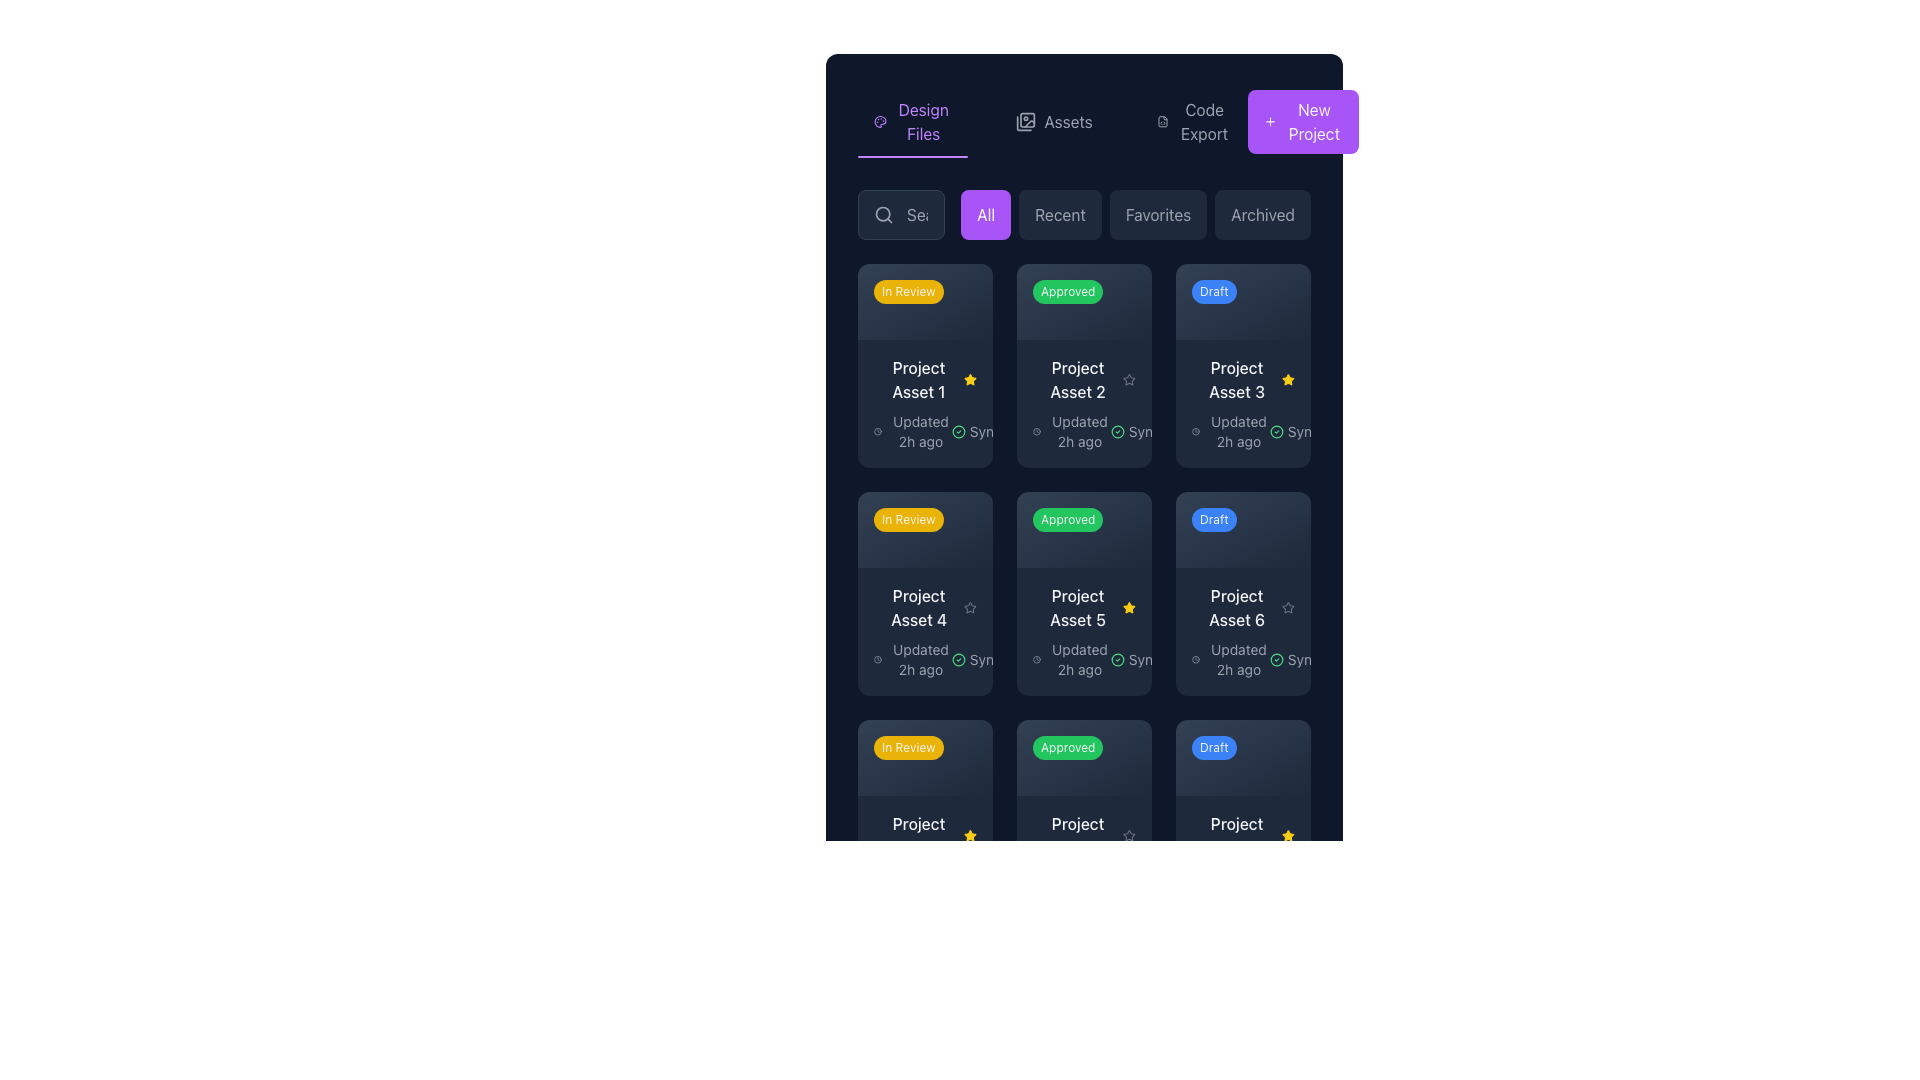  Describe the element at coordinates (1083, 301) in the screenshot. I see `the status label indicating approval for the asset in the 'Project Asset 2' card located in the top section of the grid layout` at that location.